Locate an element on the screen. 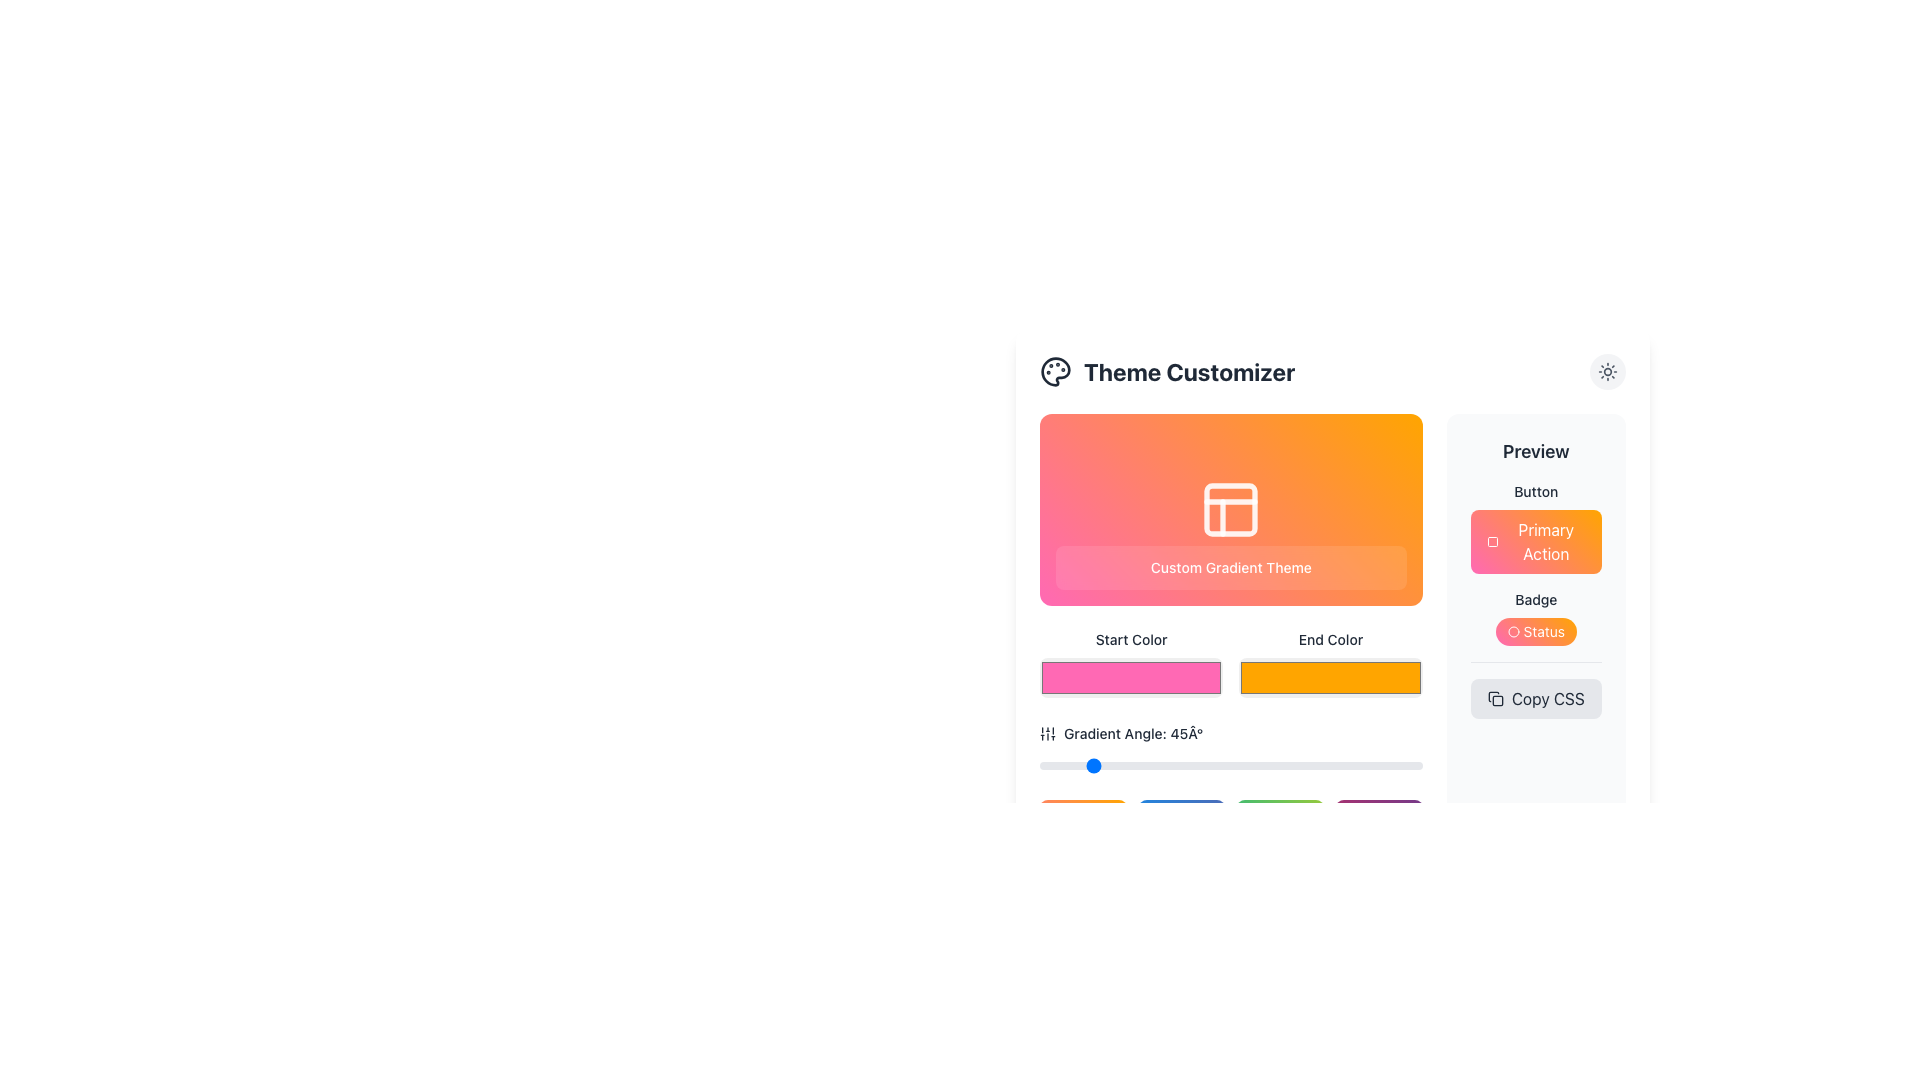  the clipboard icon located in the center-left of the 'Copy CSS' button on the interface is located at coordinates (1493, 696).